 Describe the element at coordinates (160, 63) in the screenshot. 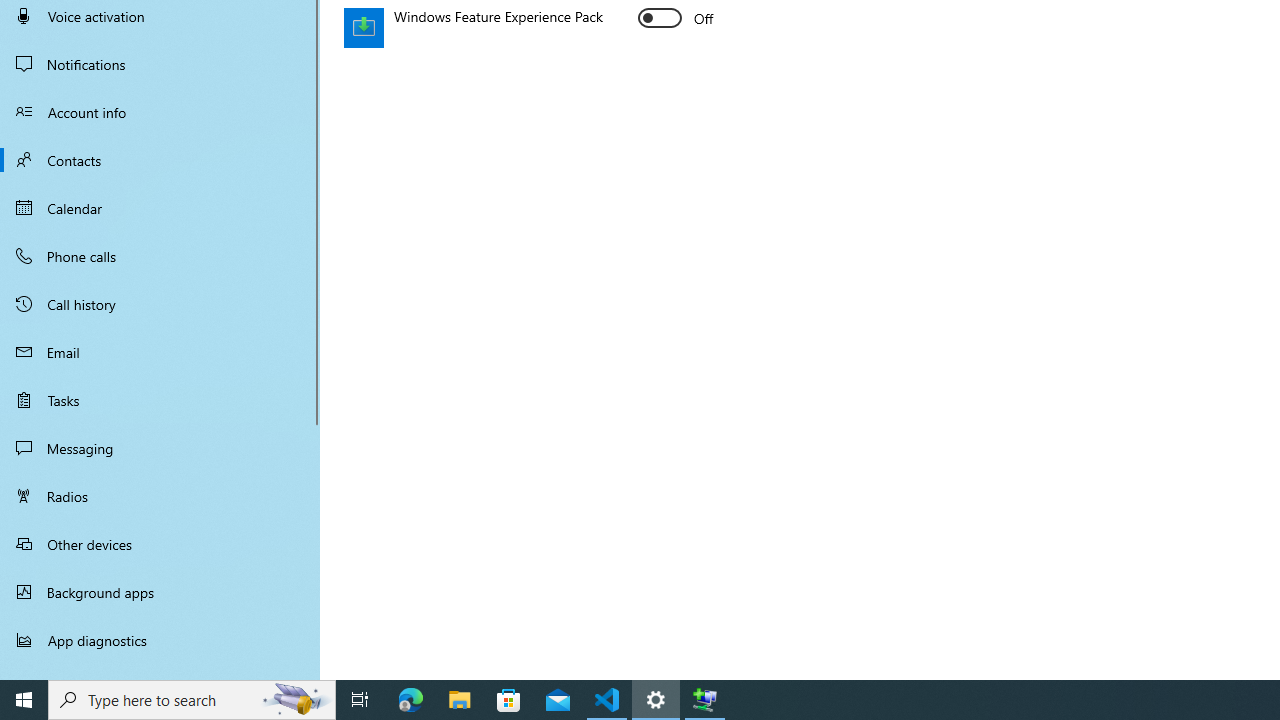

I see `'Notifications'` at that location.